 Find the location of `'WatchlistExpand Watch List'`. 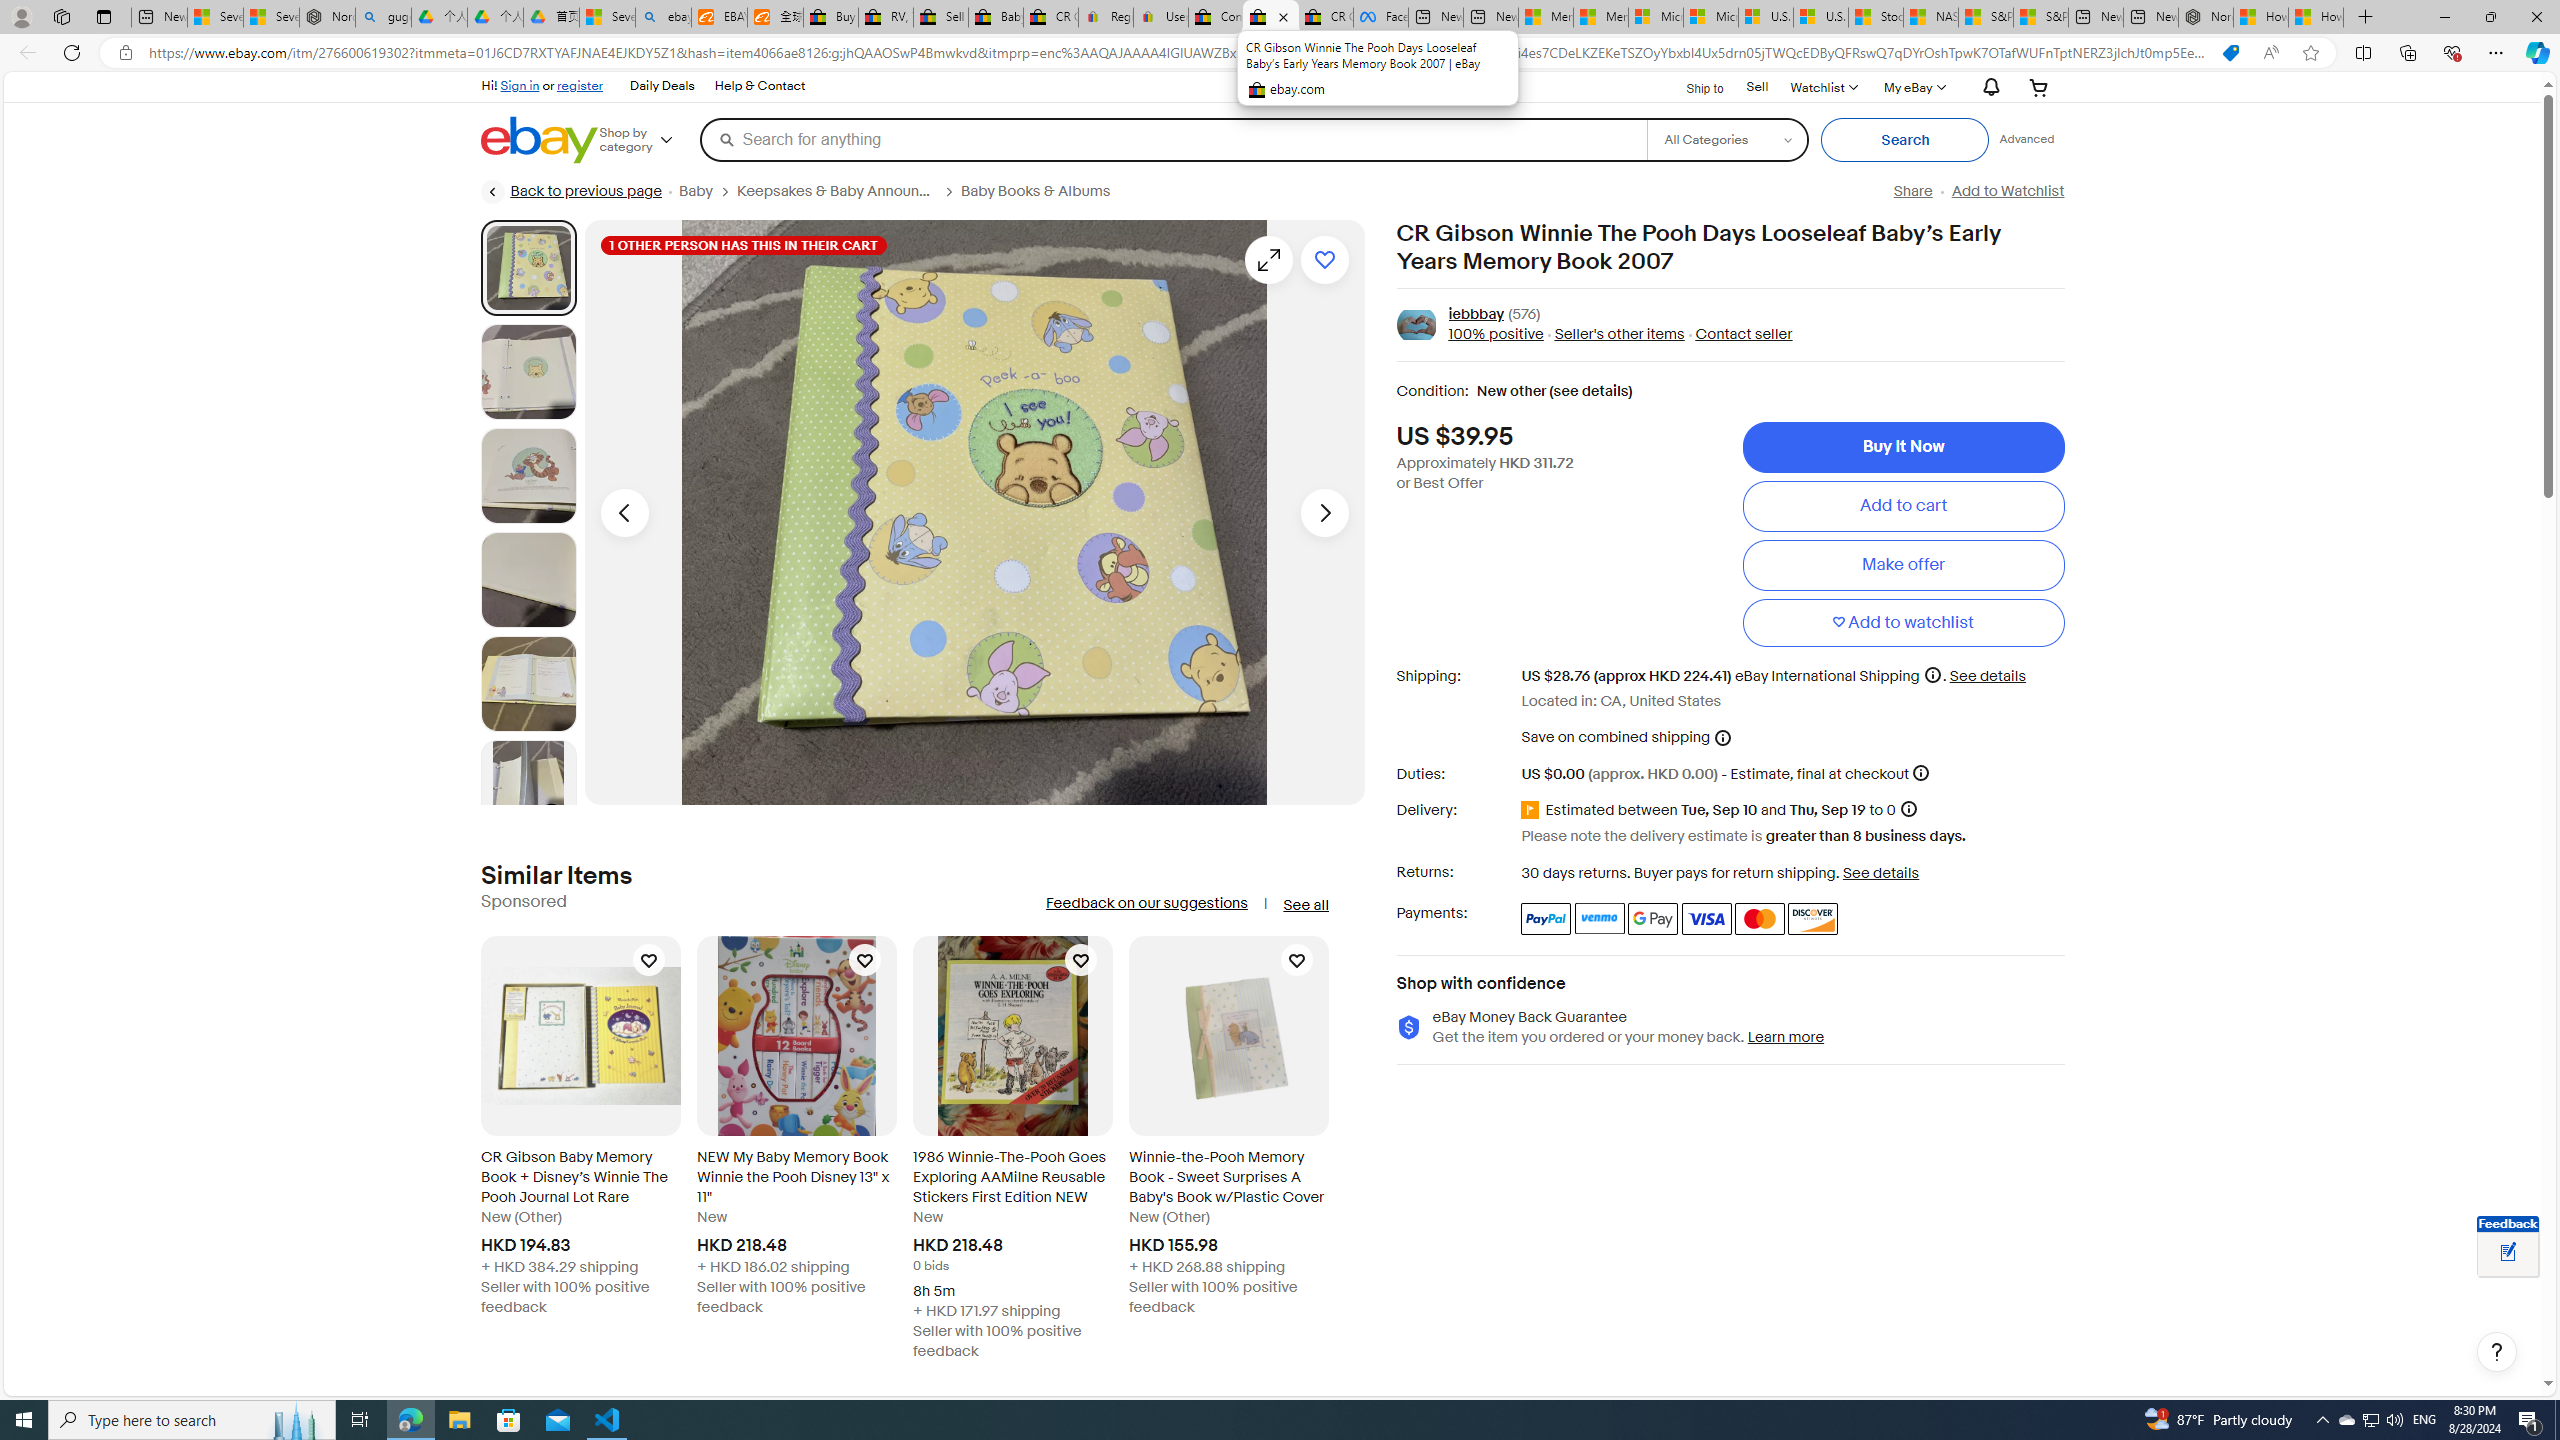

'WatchlistExpand Watch List' is located at coordinates (1822, 87).